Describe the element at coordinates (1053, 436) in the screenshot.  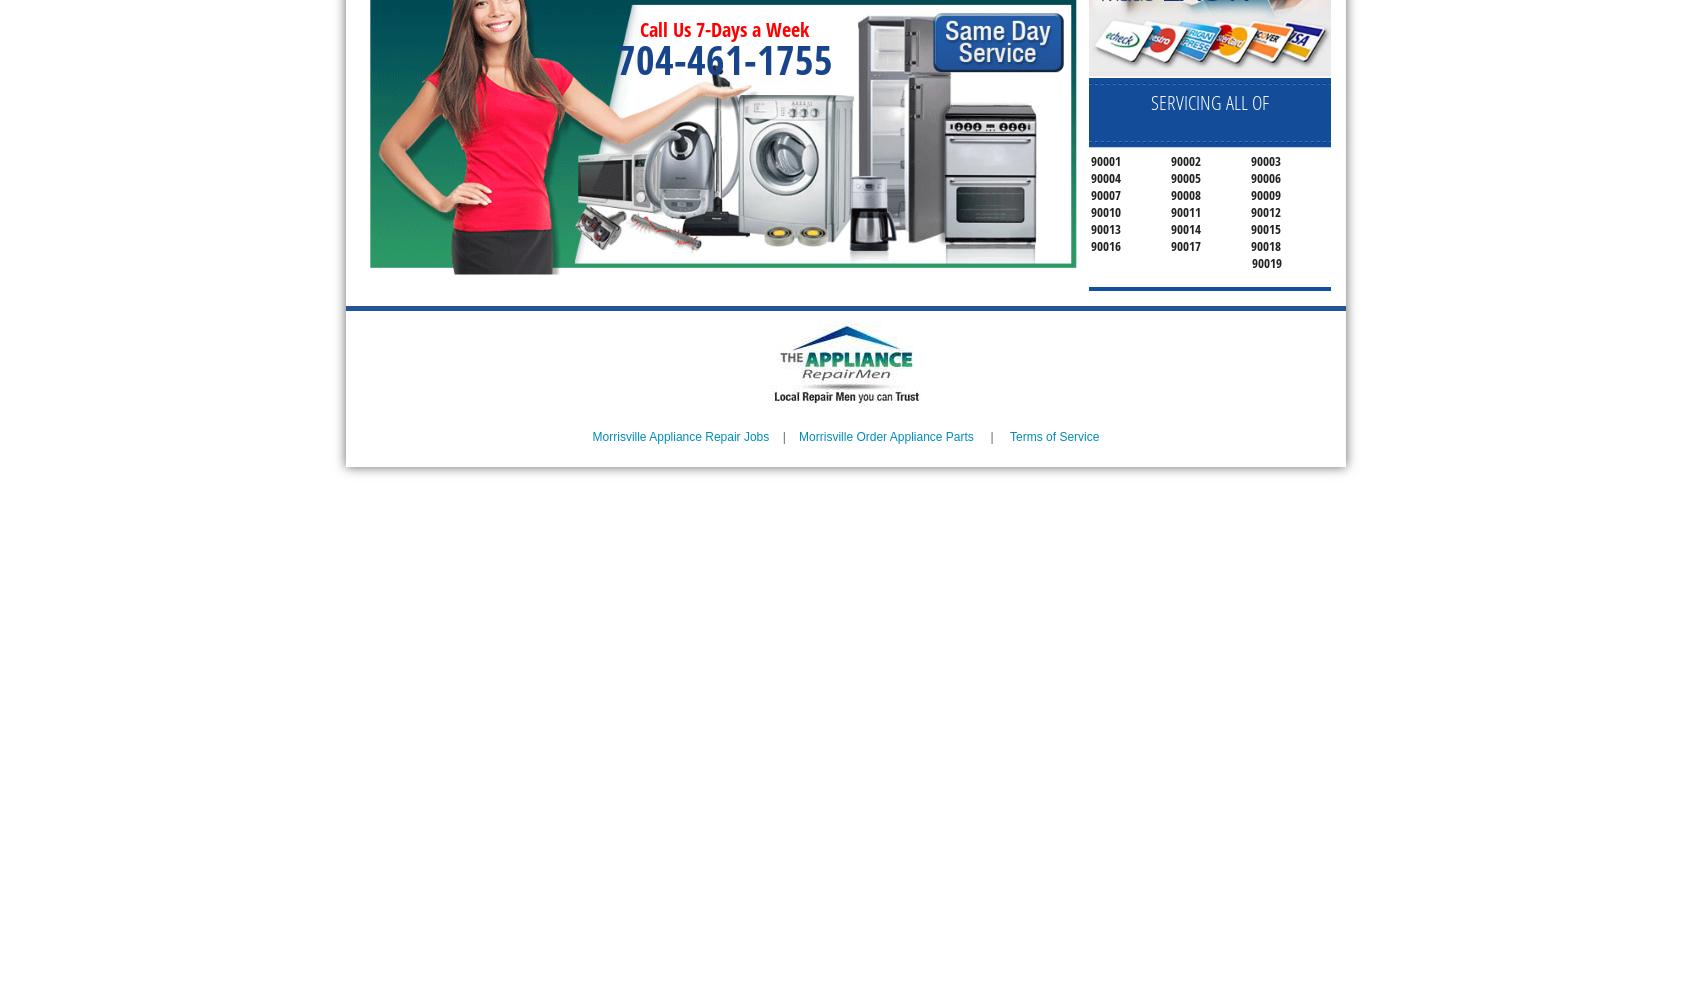
I see `'Terms of Service'` at that location.